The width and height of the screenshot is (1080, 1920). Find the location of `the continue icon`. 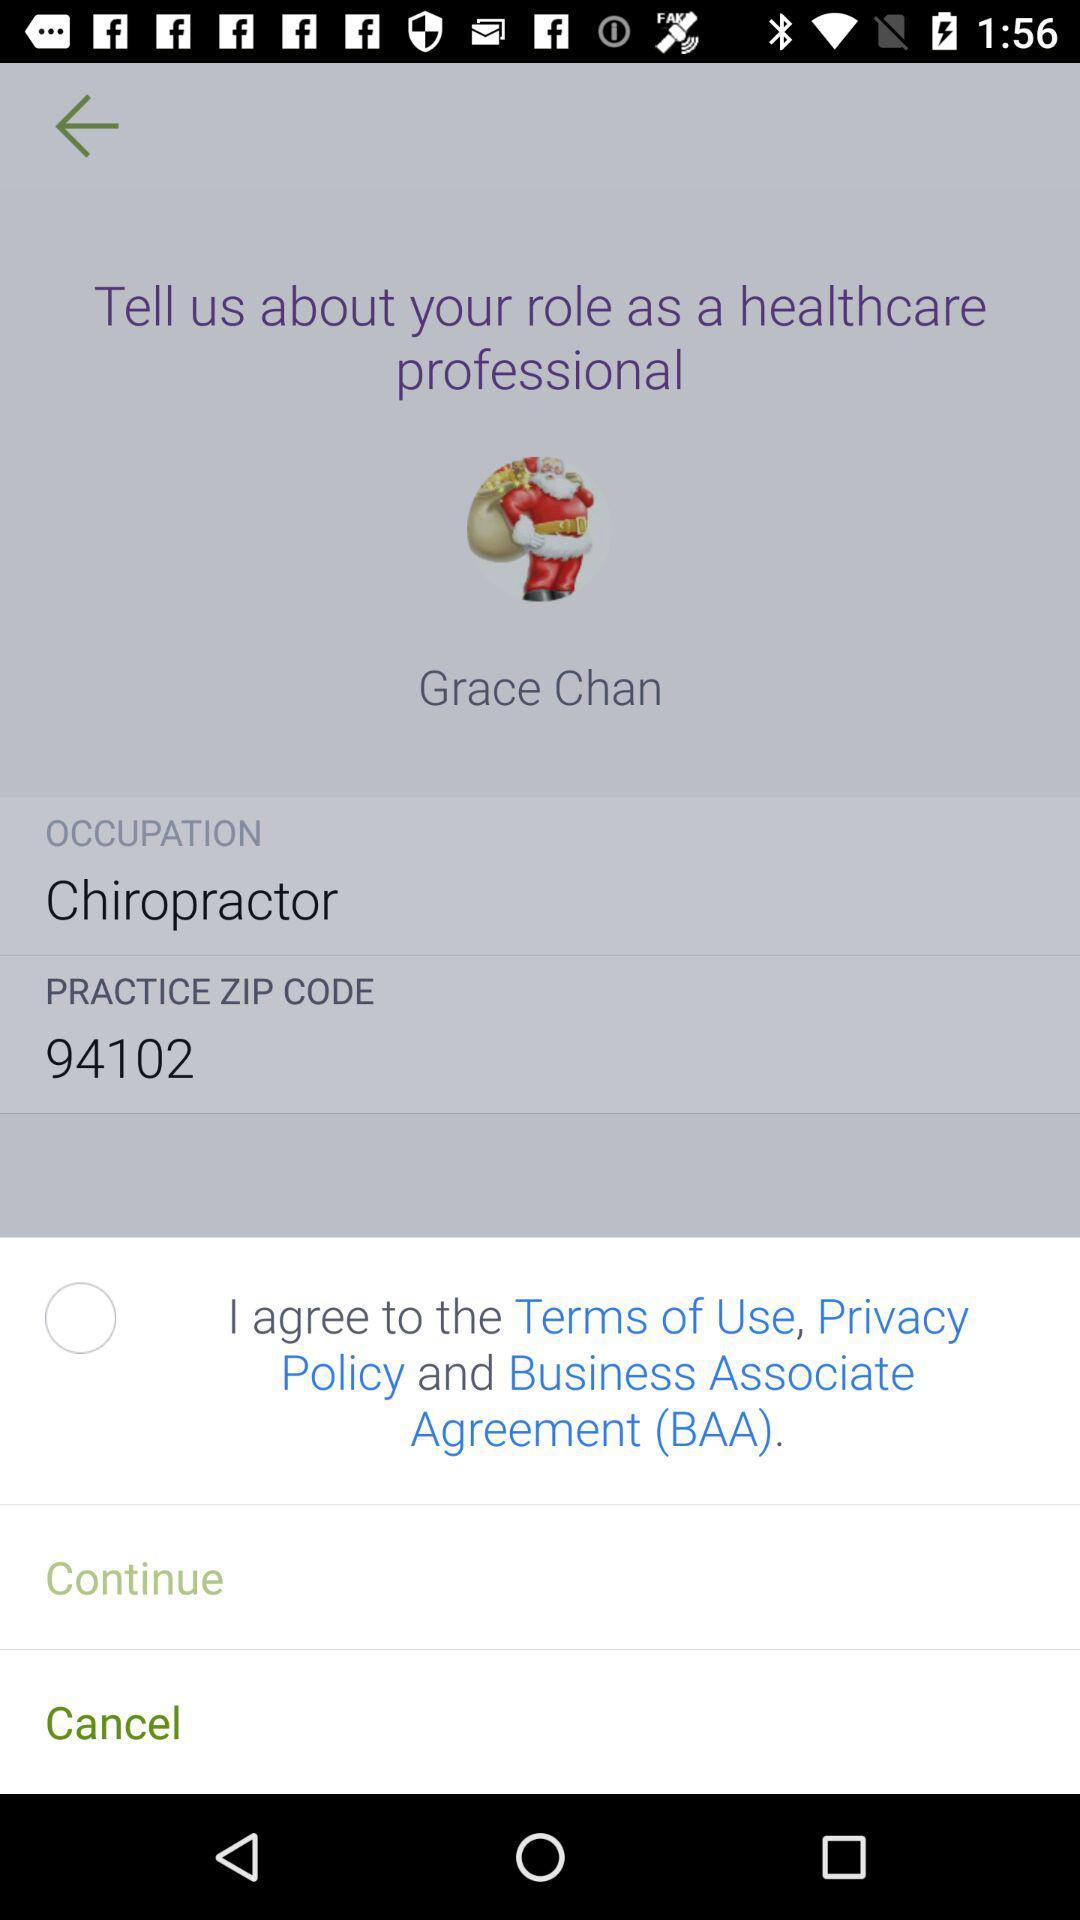

the continue icon is located at coordinates (540, 1575).